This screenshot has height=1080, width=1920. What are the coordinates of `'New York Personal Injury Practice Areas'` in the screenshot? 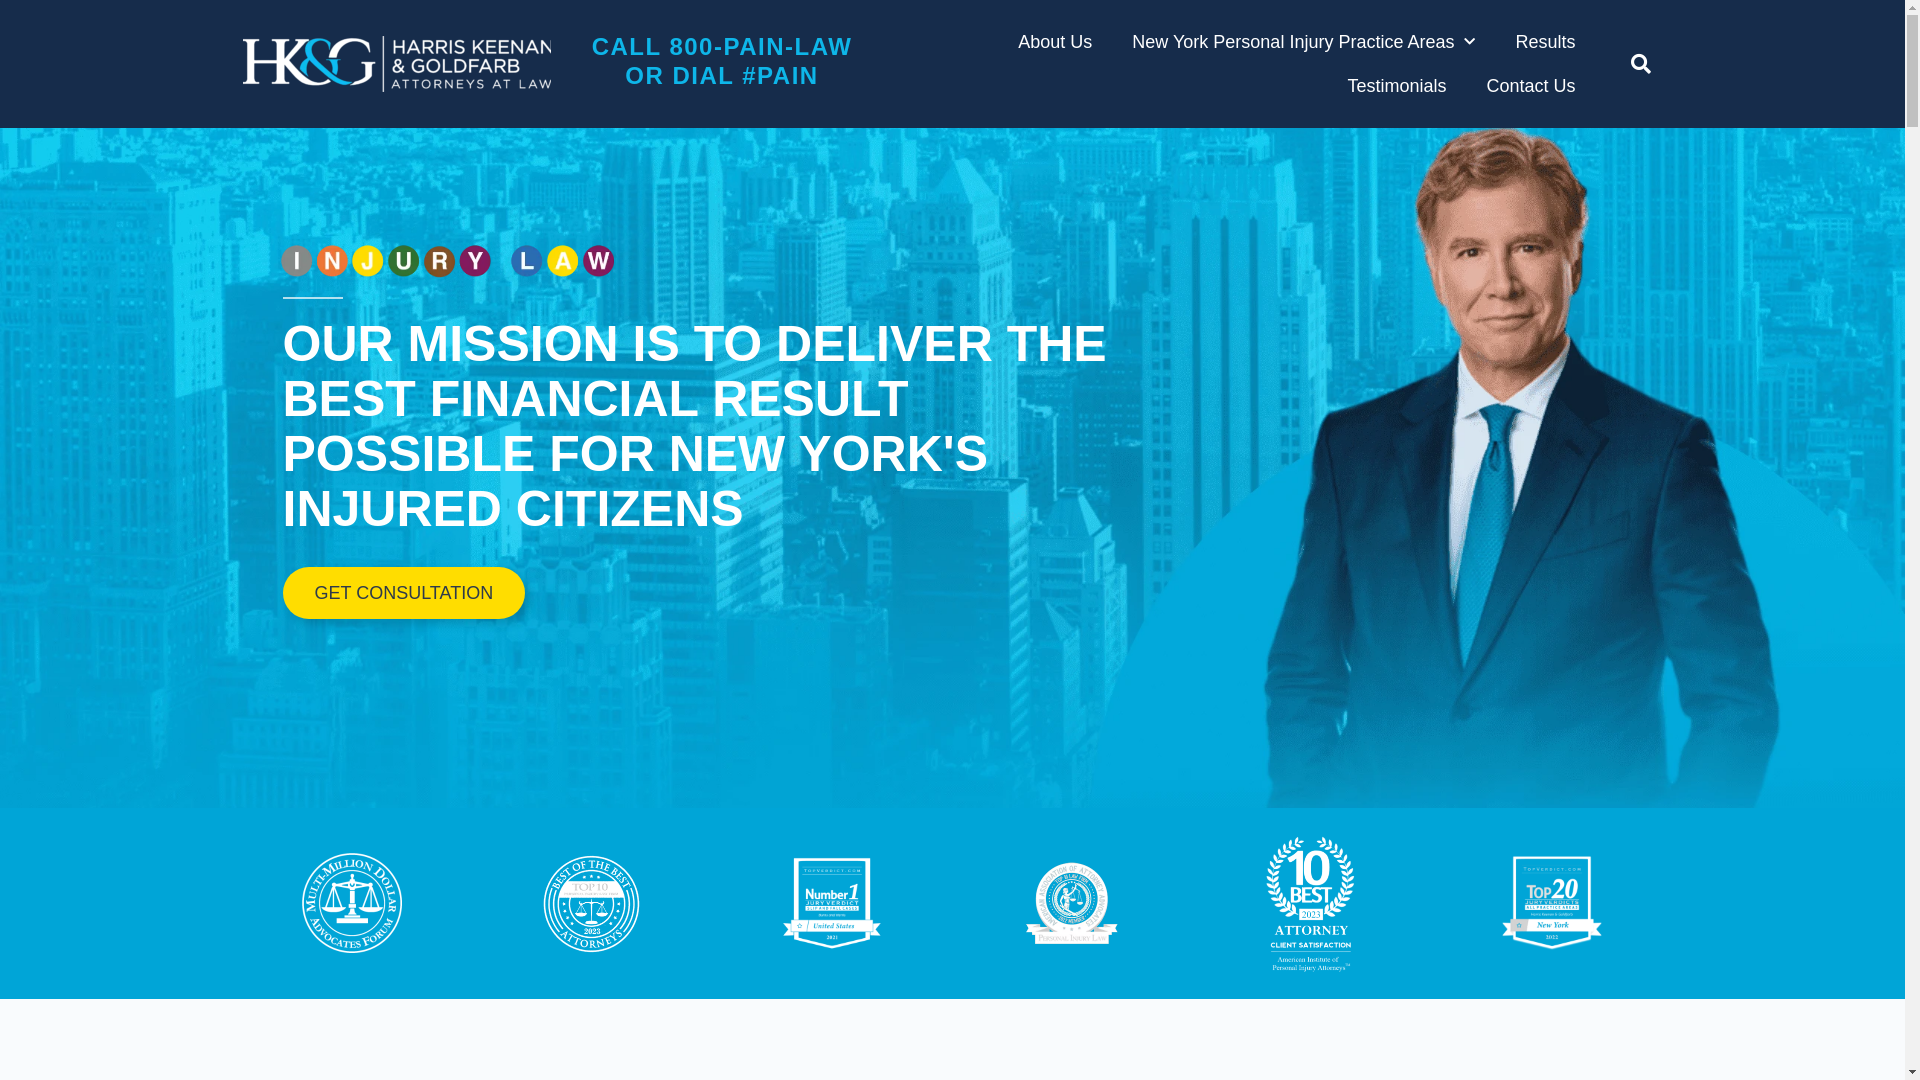 It's located at (1303, 42).